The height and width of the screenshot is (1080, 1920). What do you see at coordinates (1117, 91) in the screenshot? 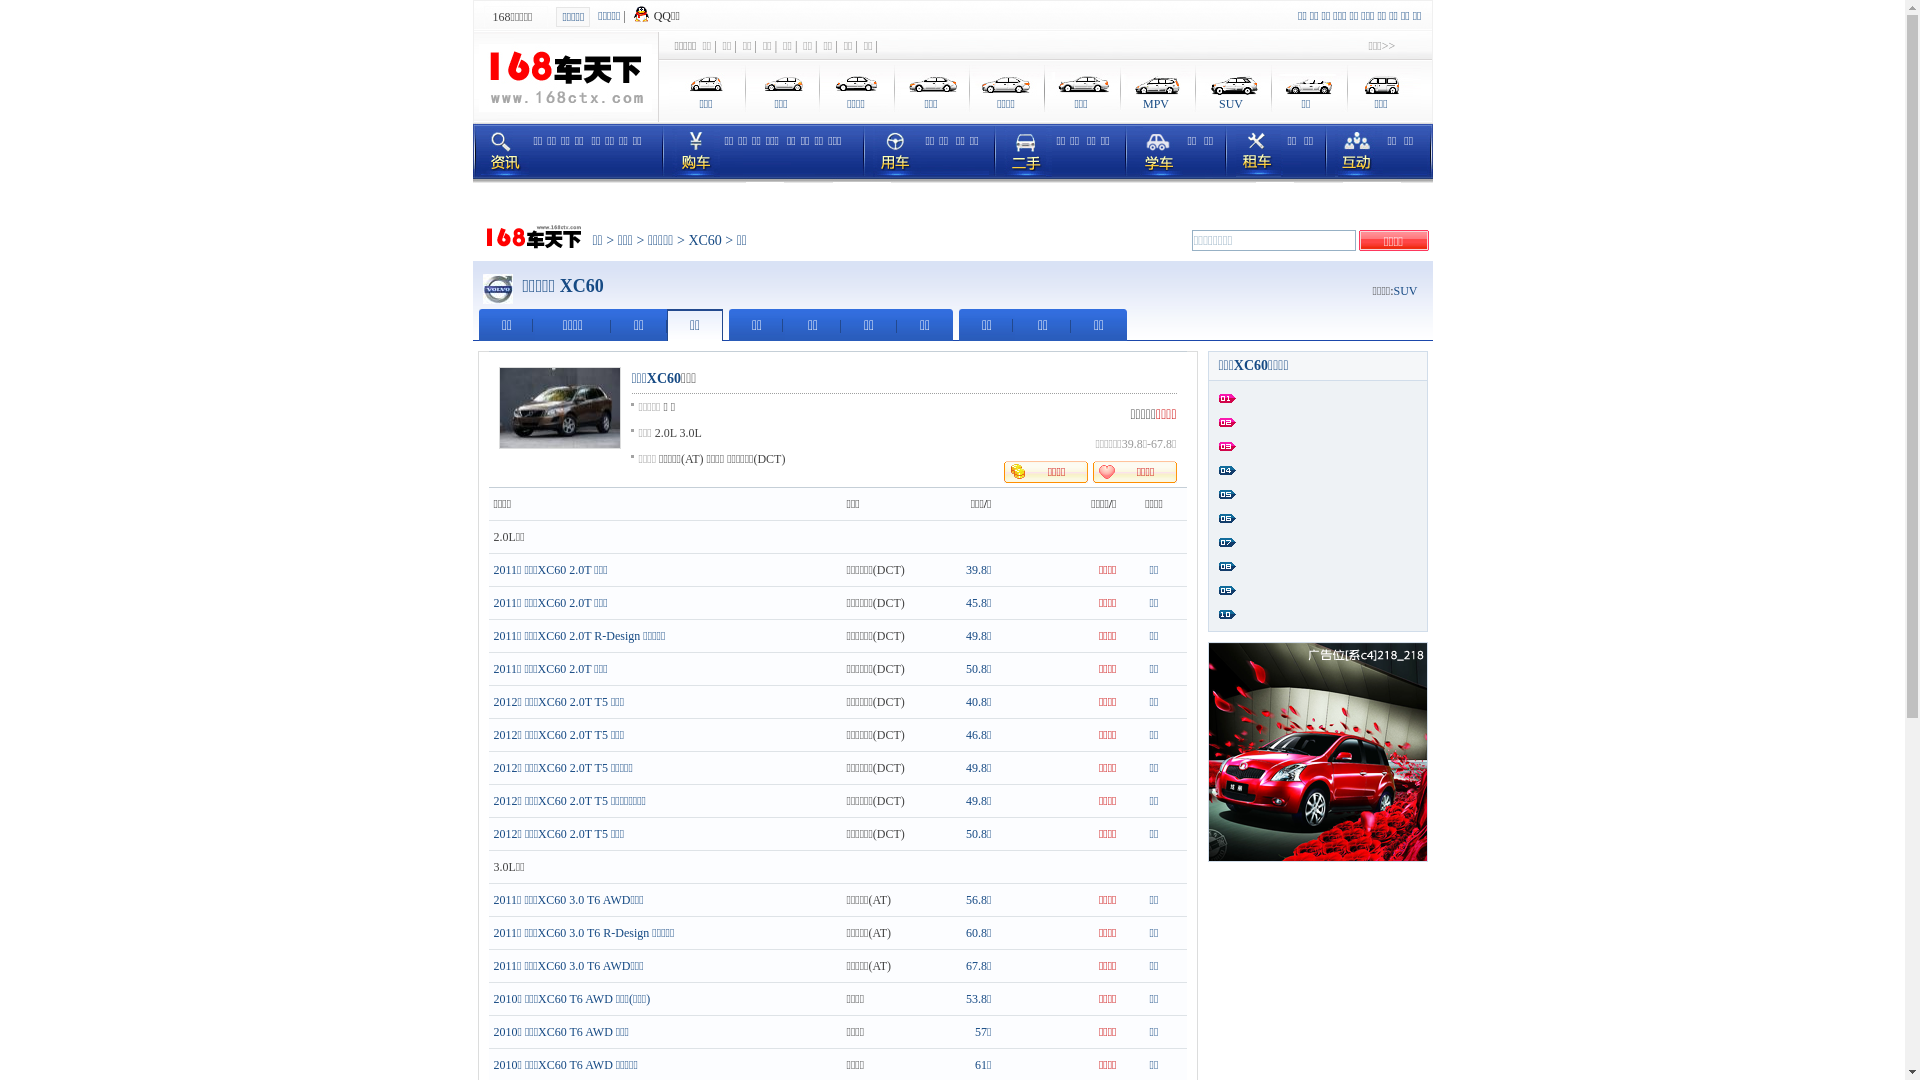
I see `'MPV'` at bounding box center [1117, 91].